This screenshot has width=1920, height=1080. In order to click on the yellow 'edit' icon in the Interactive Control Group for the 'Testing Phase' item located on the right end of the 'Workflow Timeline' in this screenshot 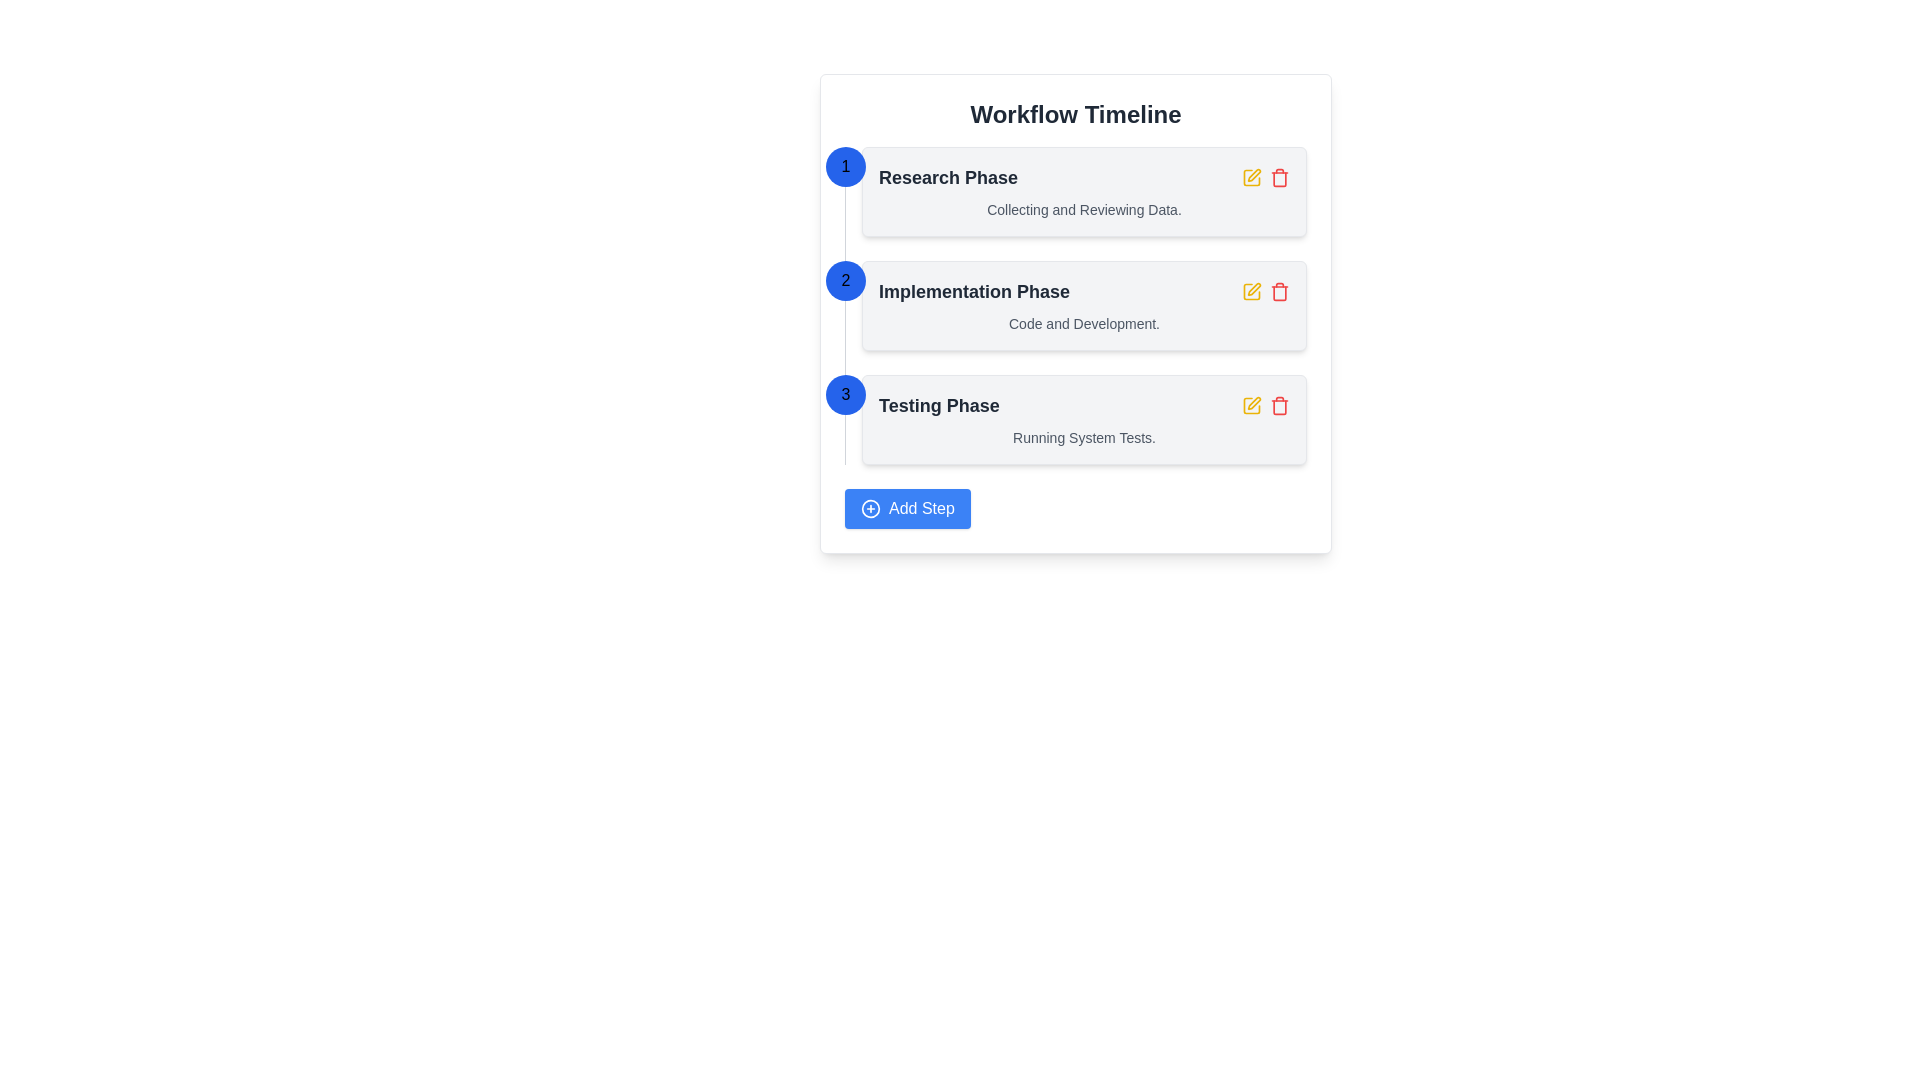, I will do `click(1265, 405)`.